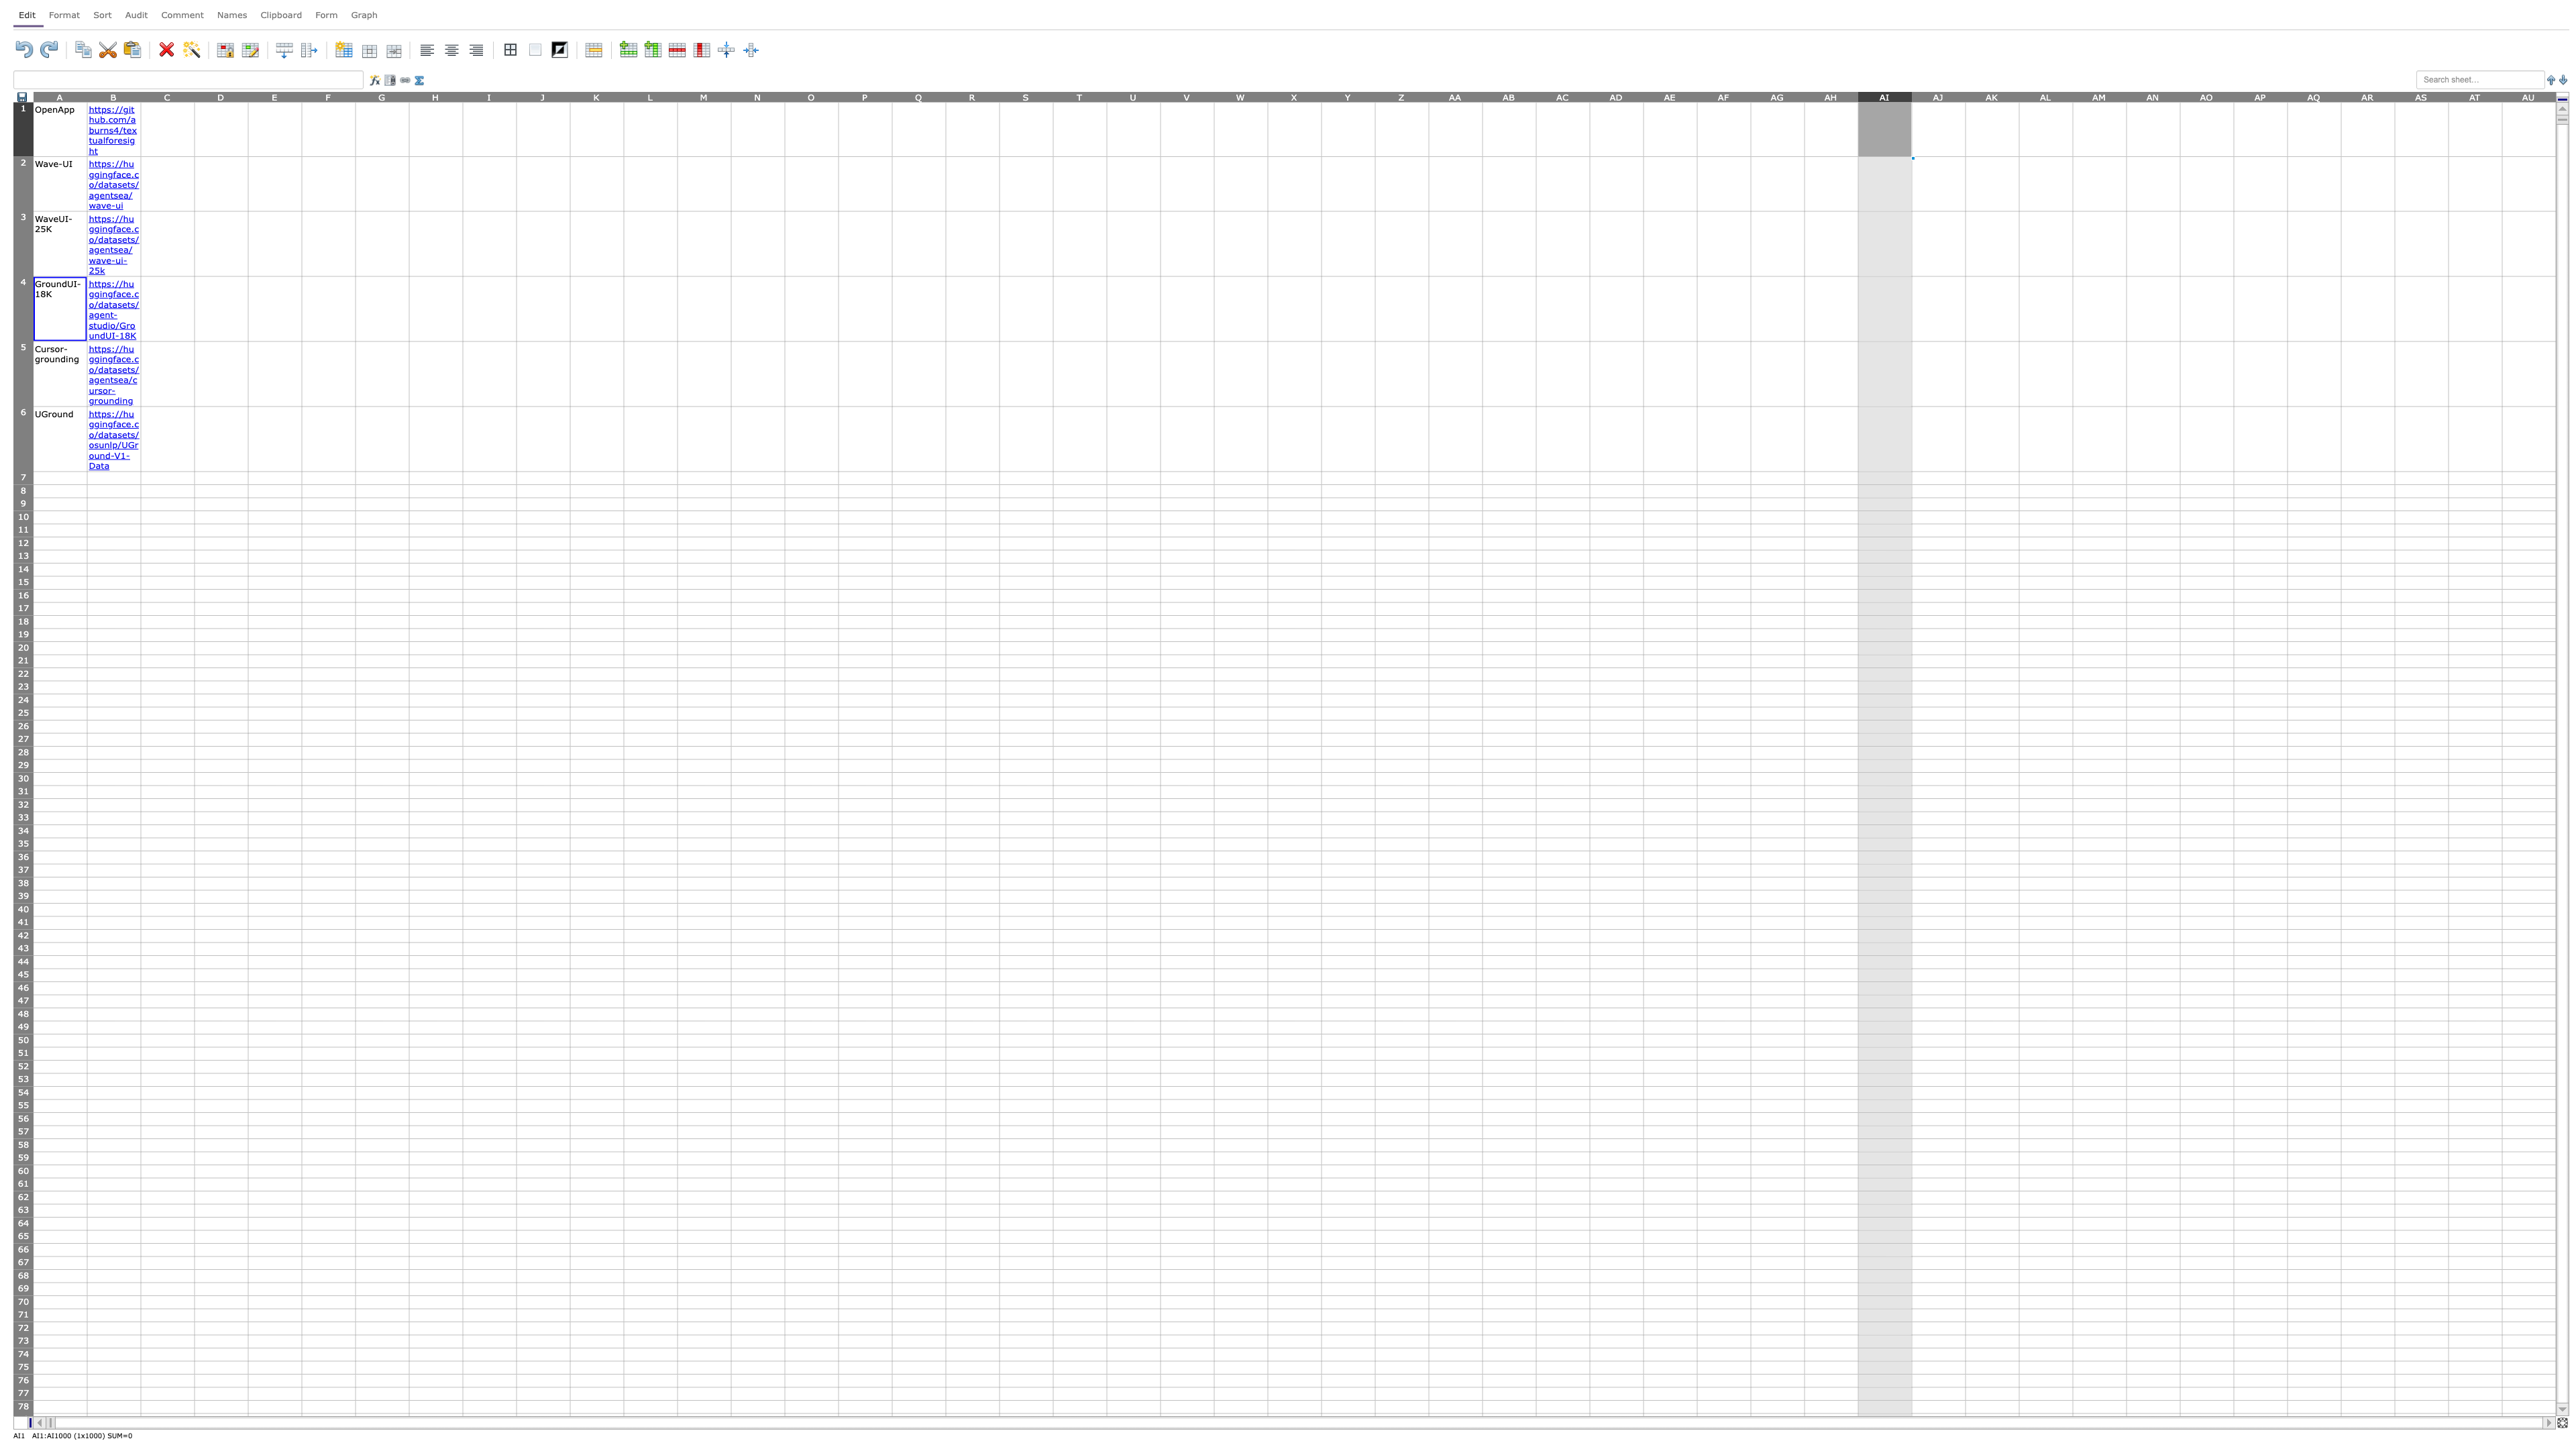 The height and width of the screenshot is (1449, 2576). Describe the element at coordinates (2045, 95) in the screenshot. I see `column AL` at that location.